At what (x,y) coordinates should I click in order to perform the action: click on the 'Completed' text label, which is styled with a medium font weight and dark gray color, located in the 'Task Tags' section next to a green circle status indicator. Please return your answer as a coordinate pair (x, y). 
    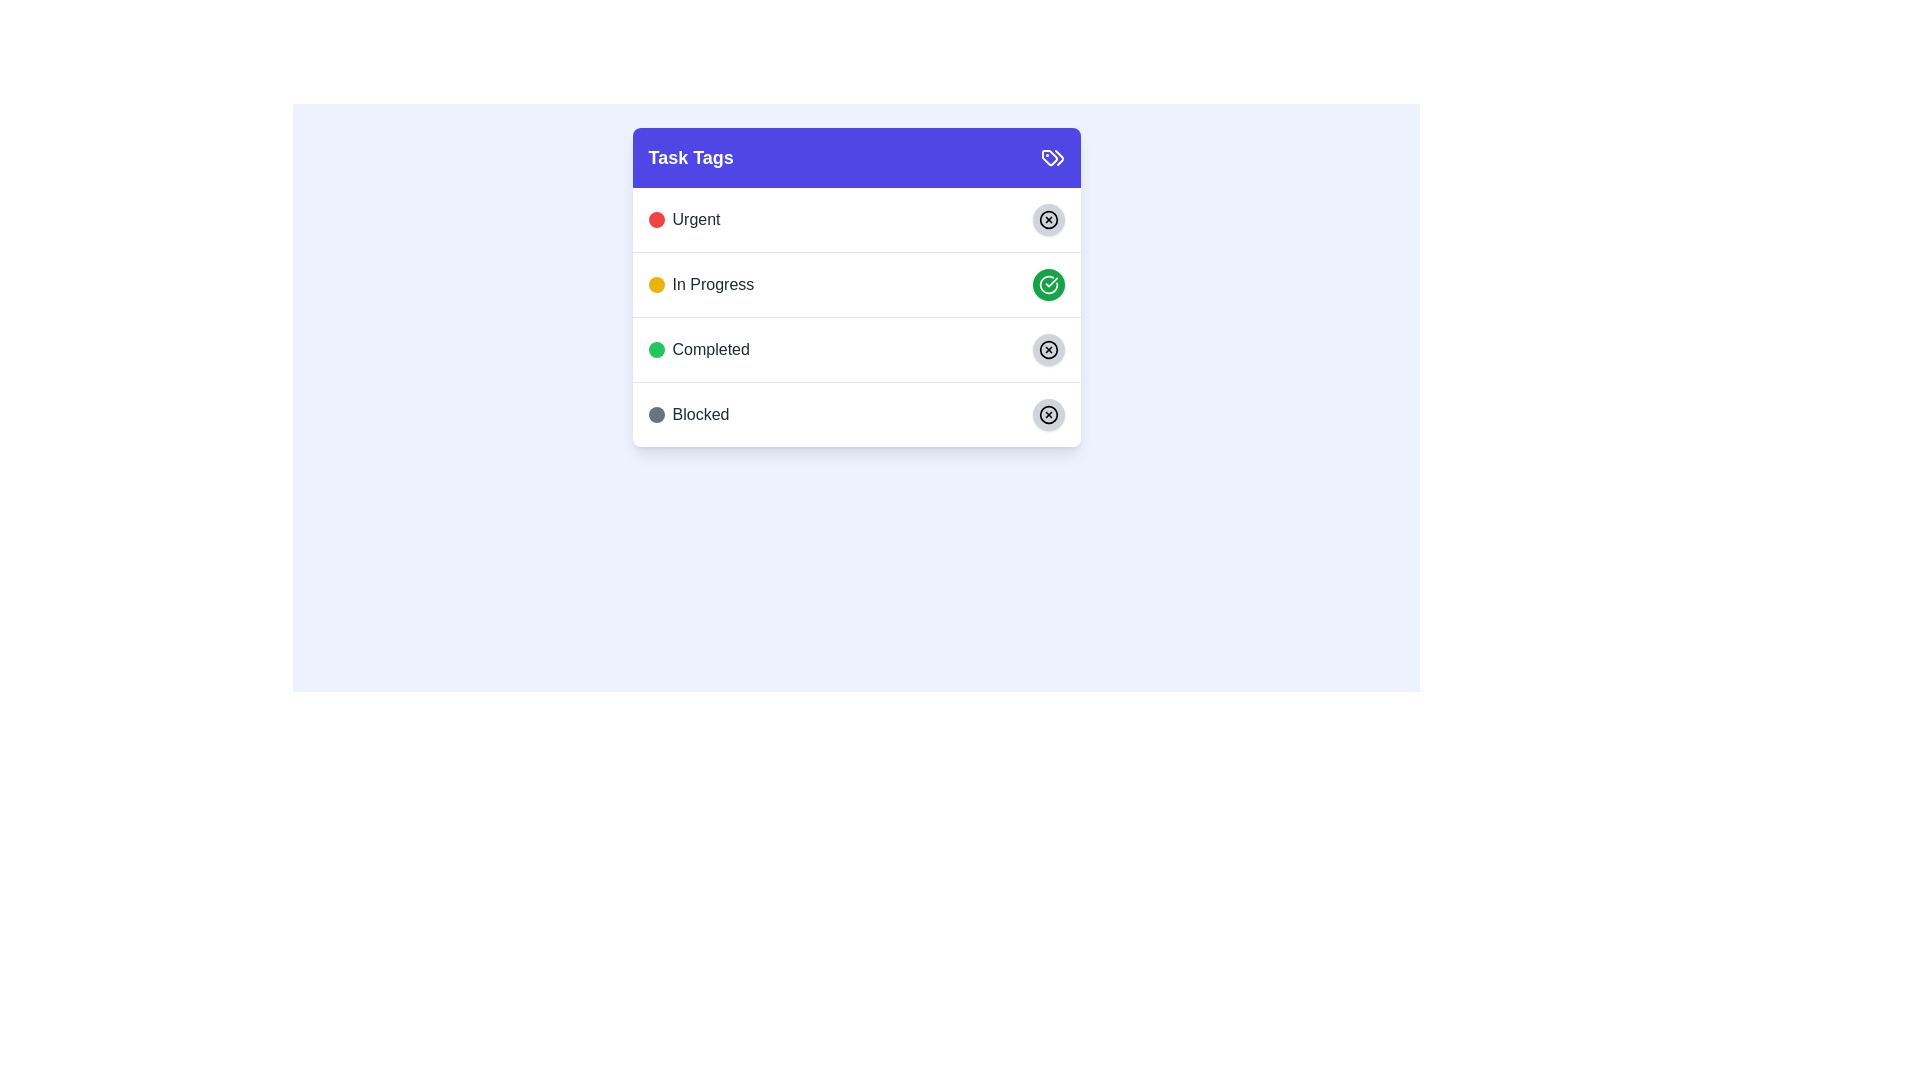
    Looking at the image, I should click on (711, 349).